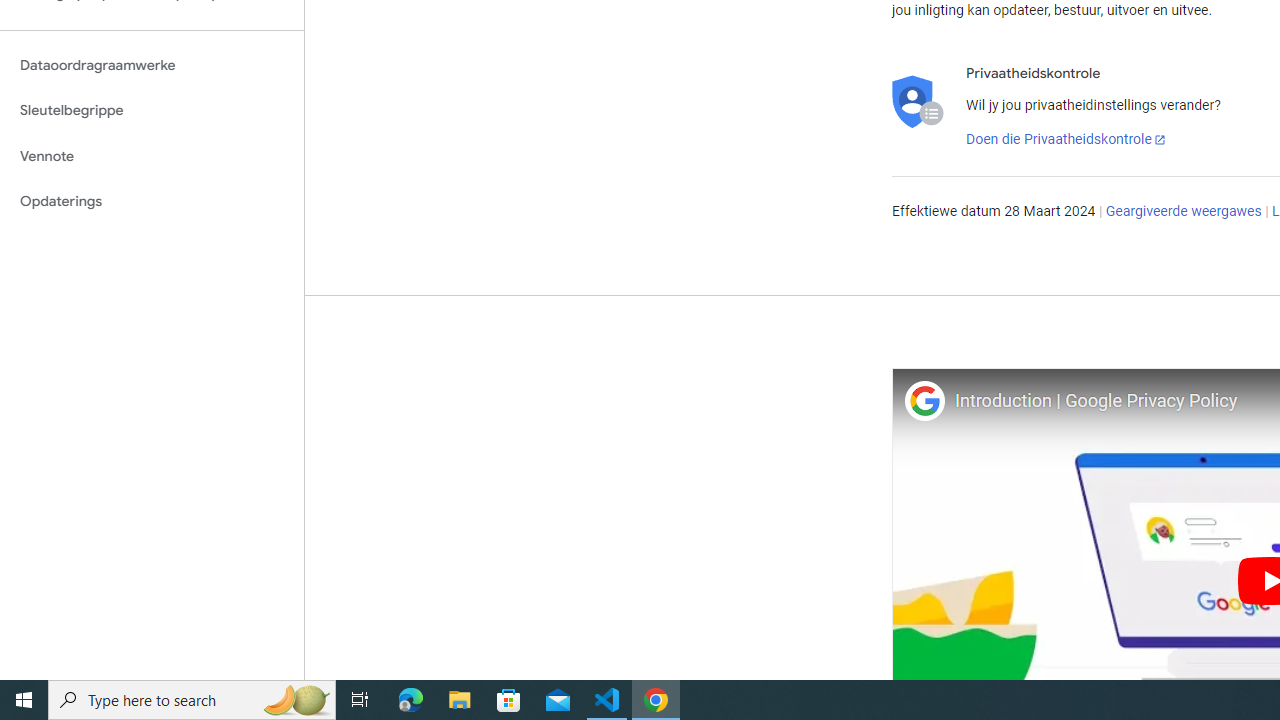 Image resolution: width=1280 pixels, height=720 pixels. What do you see at coordinates (151, 201) in the screenshot?
I see `'Opdaterings'` at bounding box center [151, 201].